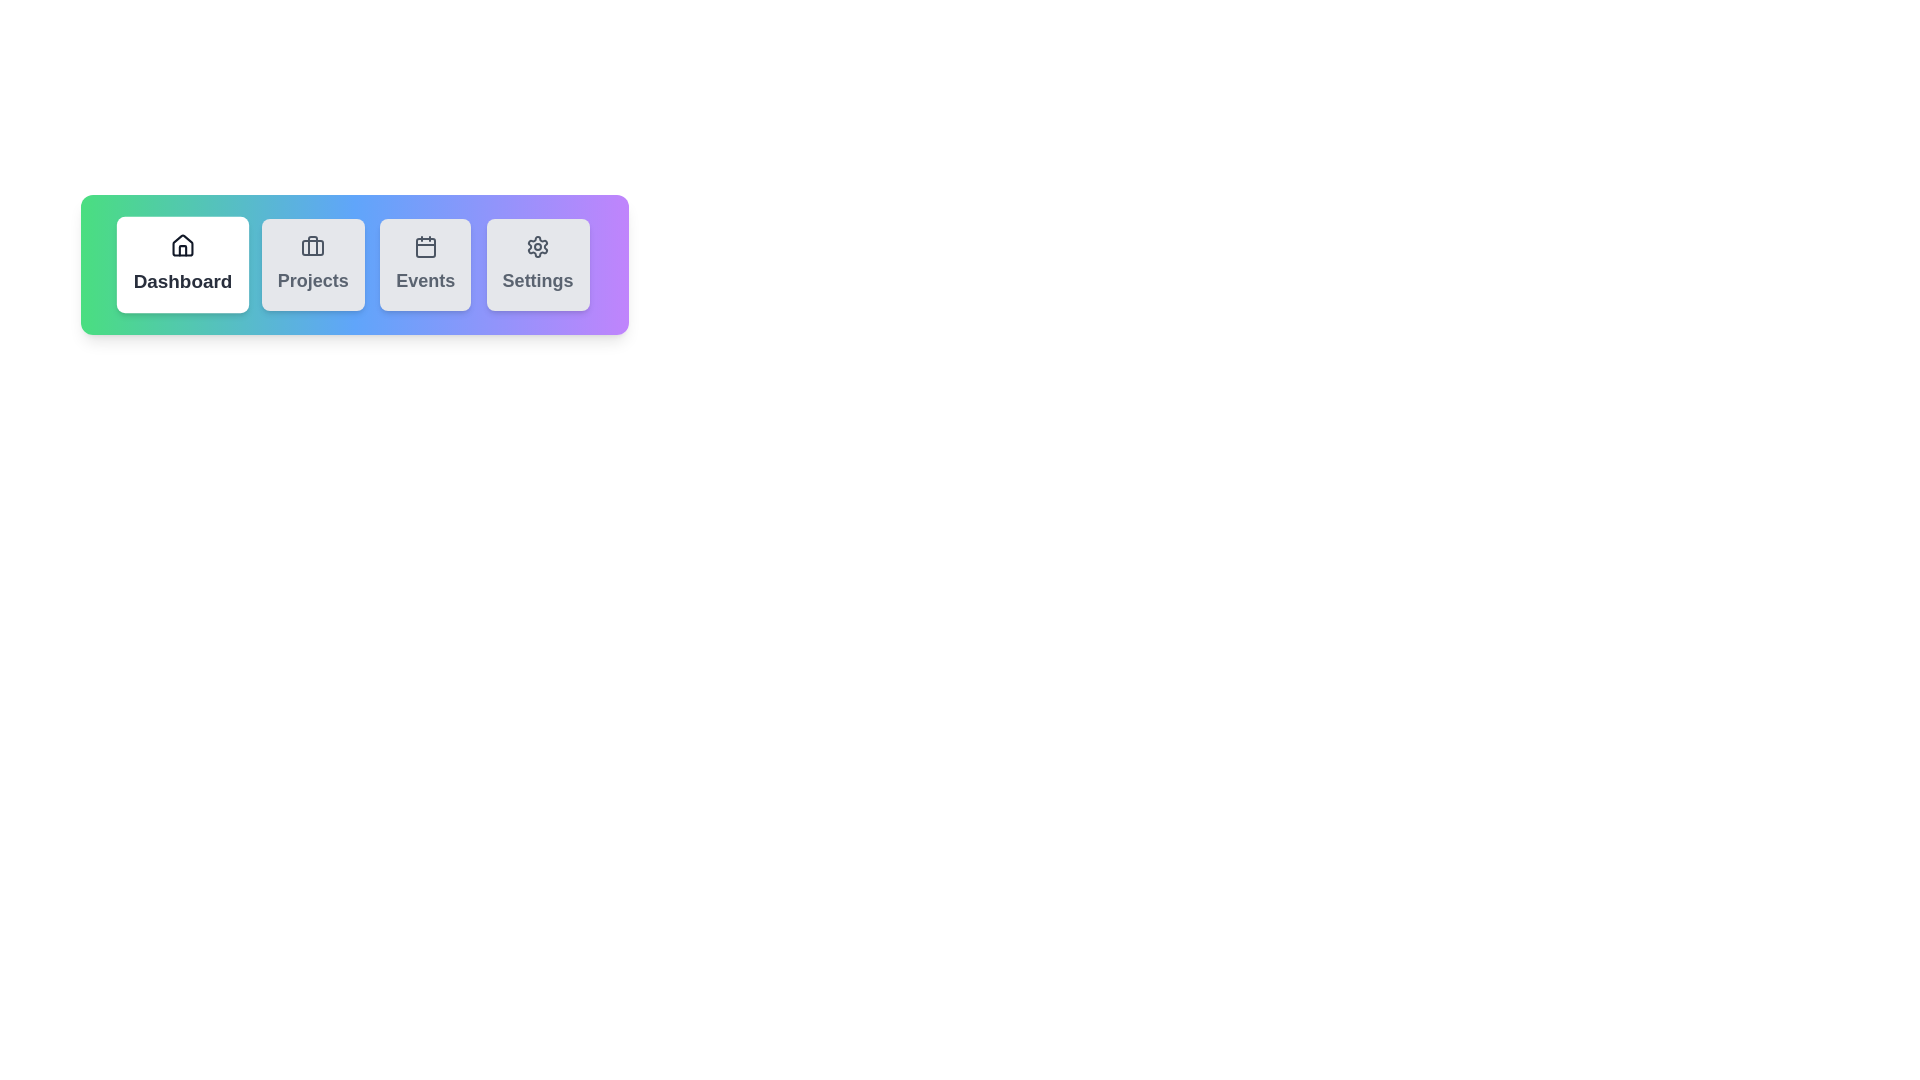 This screenshot has height=1080, width=1920. I want to click on the Dashboard tab to preview its hover effect, so click(182, 264).